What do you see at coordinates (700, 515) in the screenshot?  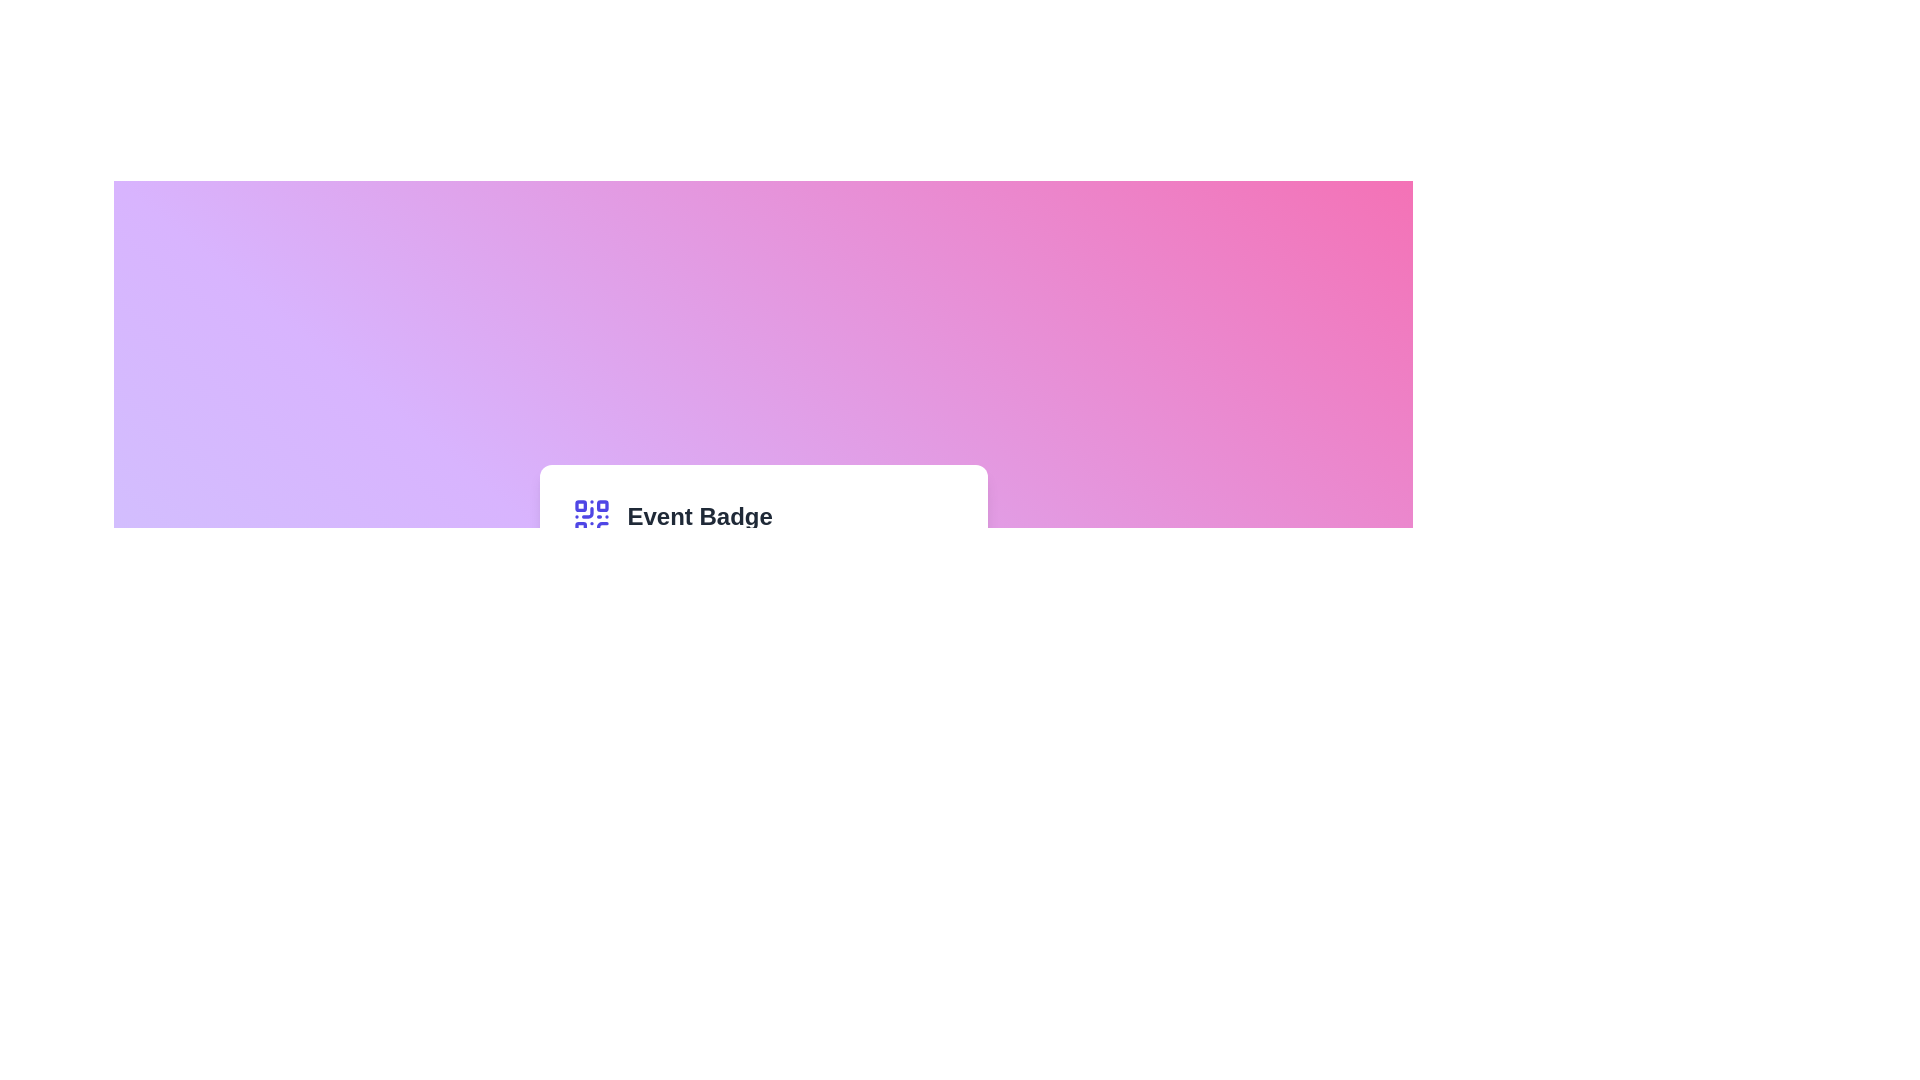 I see `the static text label displaying 'Event Badge', which is bold and large in dark gray color, positioned to the right of a QR code icon` at bounding box center [700, 515].